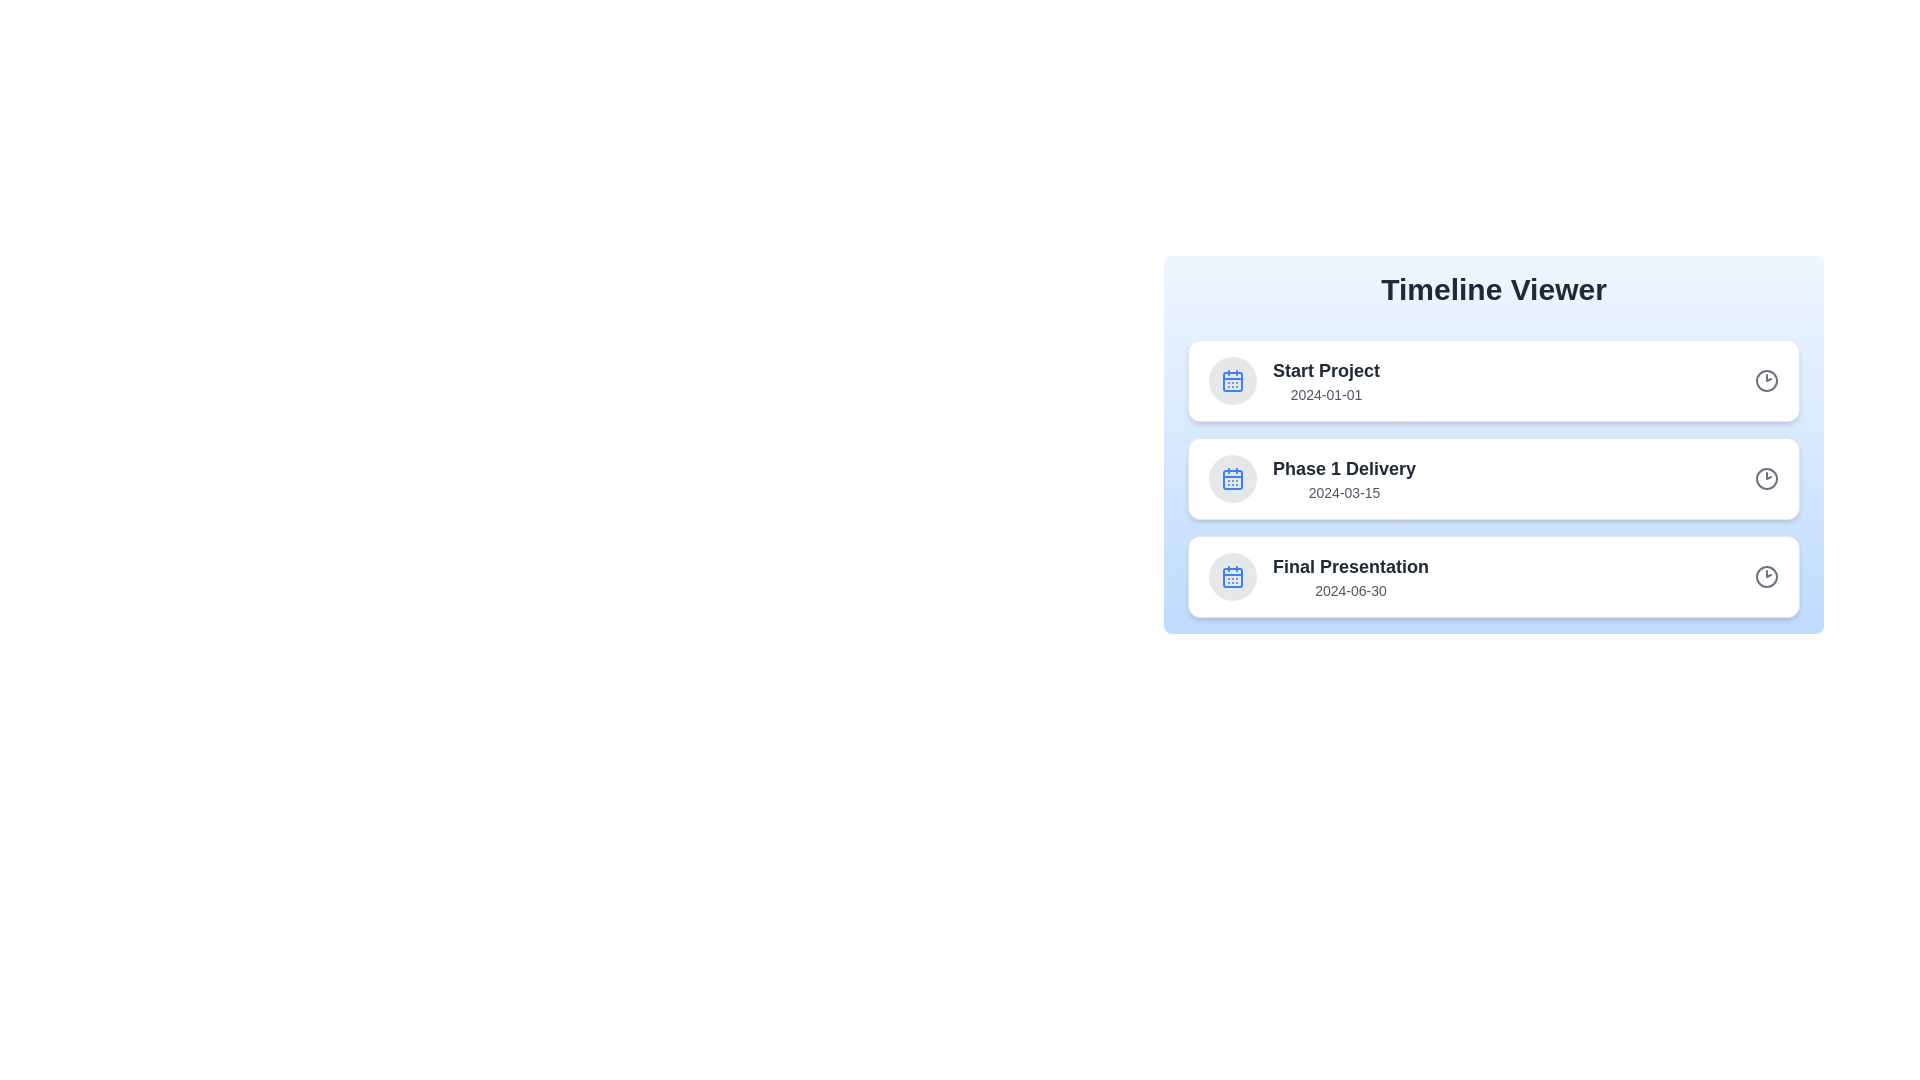  I want to click on the decorative element that represents the main body of the calendar icon located at the left side of the second list item in the 'Timeline Viewer' interface, so click(1232, 479).